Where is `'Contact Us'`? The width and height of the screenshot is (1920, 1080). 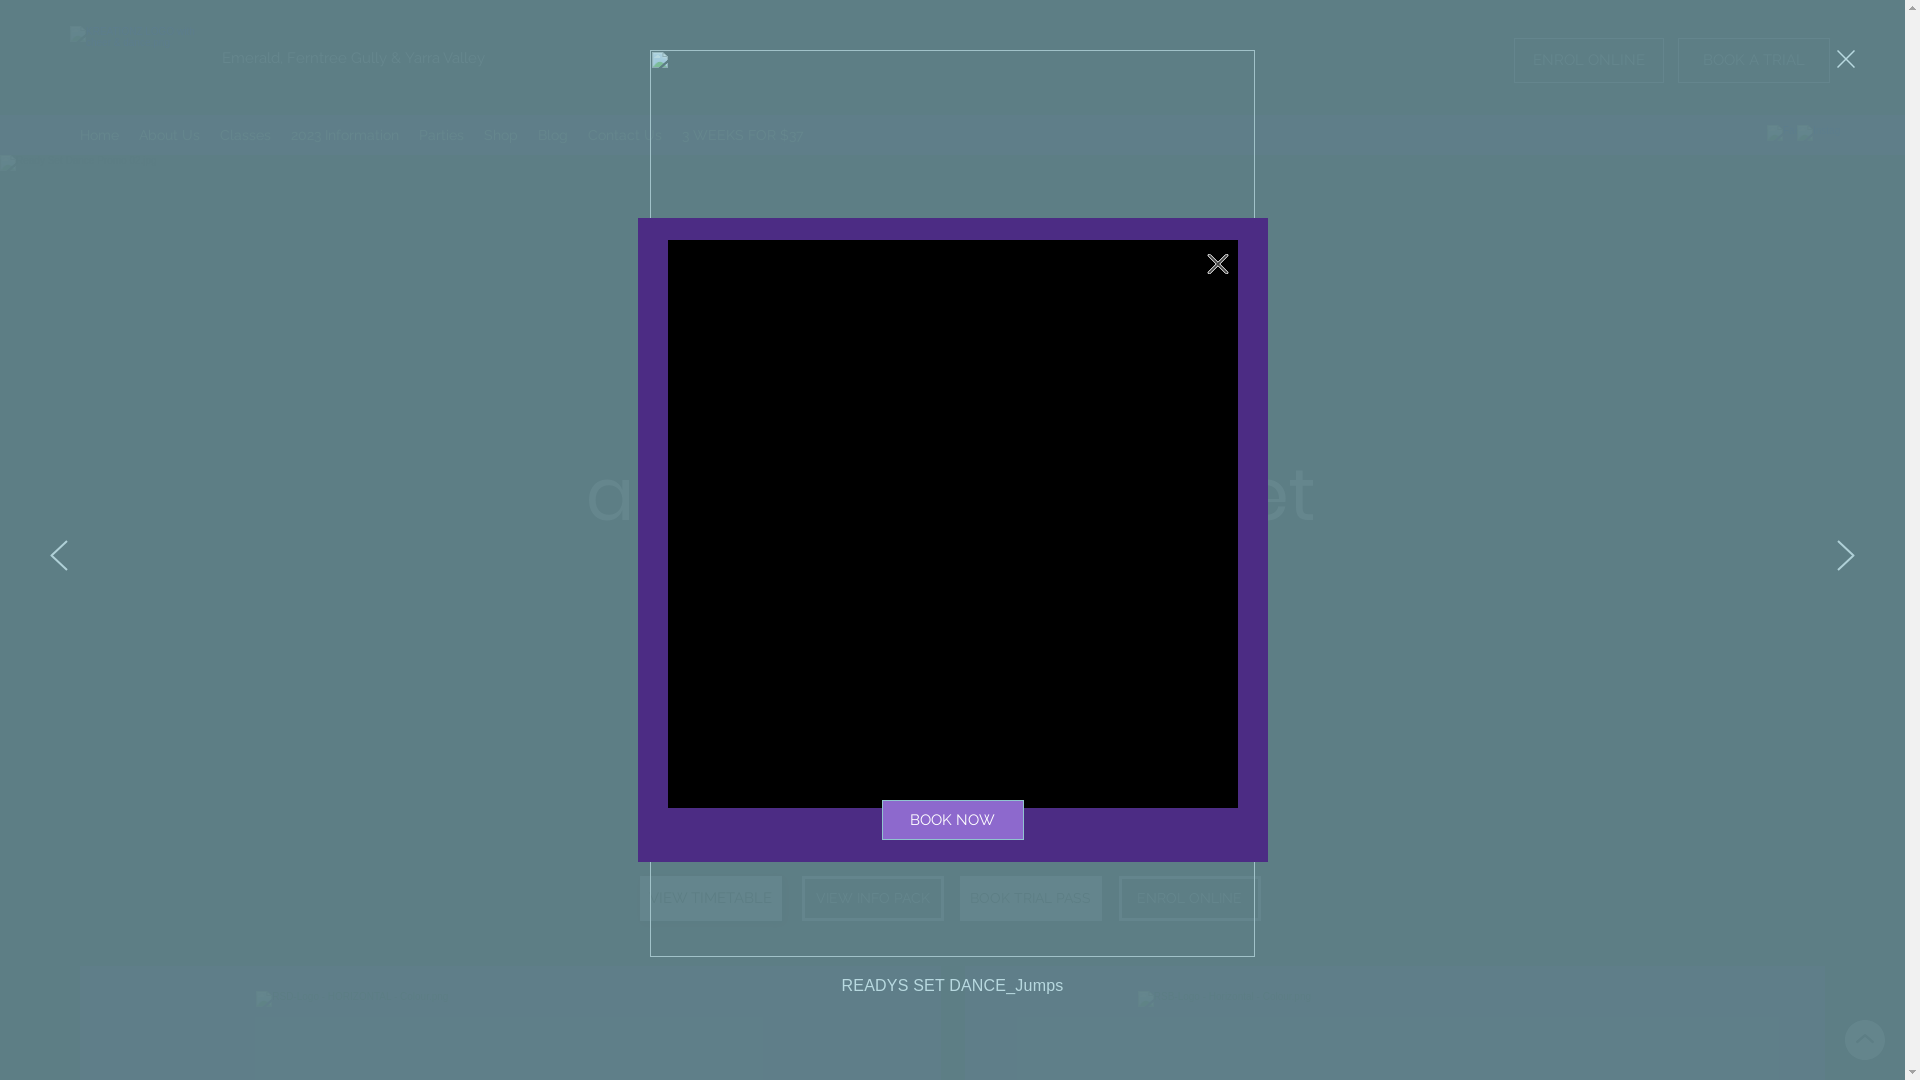
'Contact Us' is located at coordinates (623, 135).